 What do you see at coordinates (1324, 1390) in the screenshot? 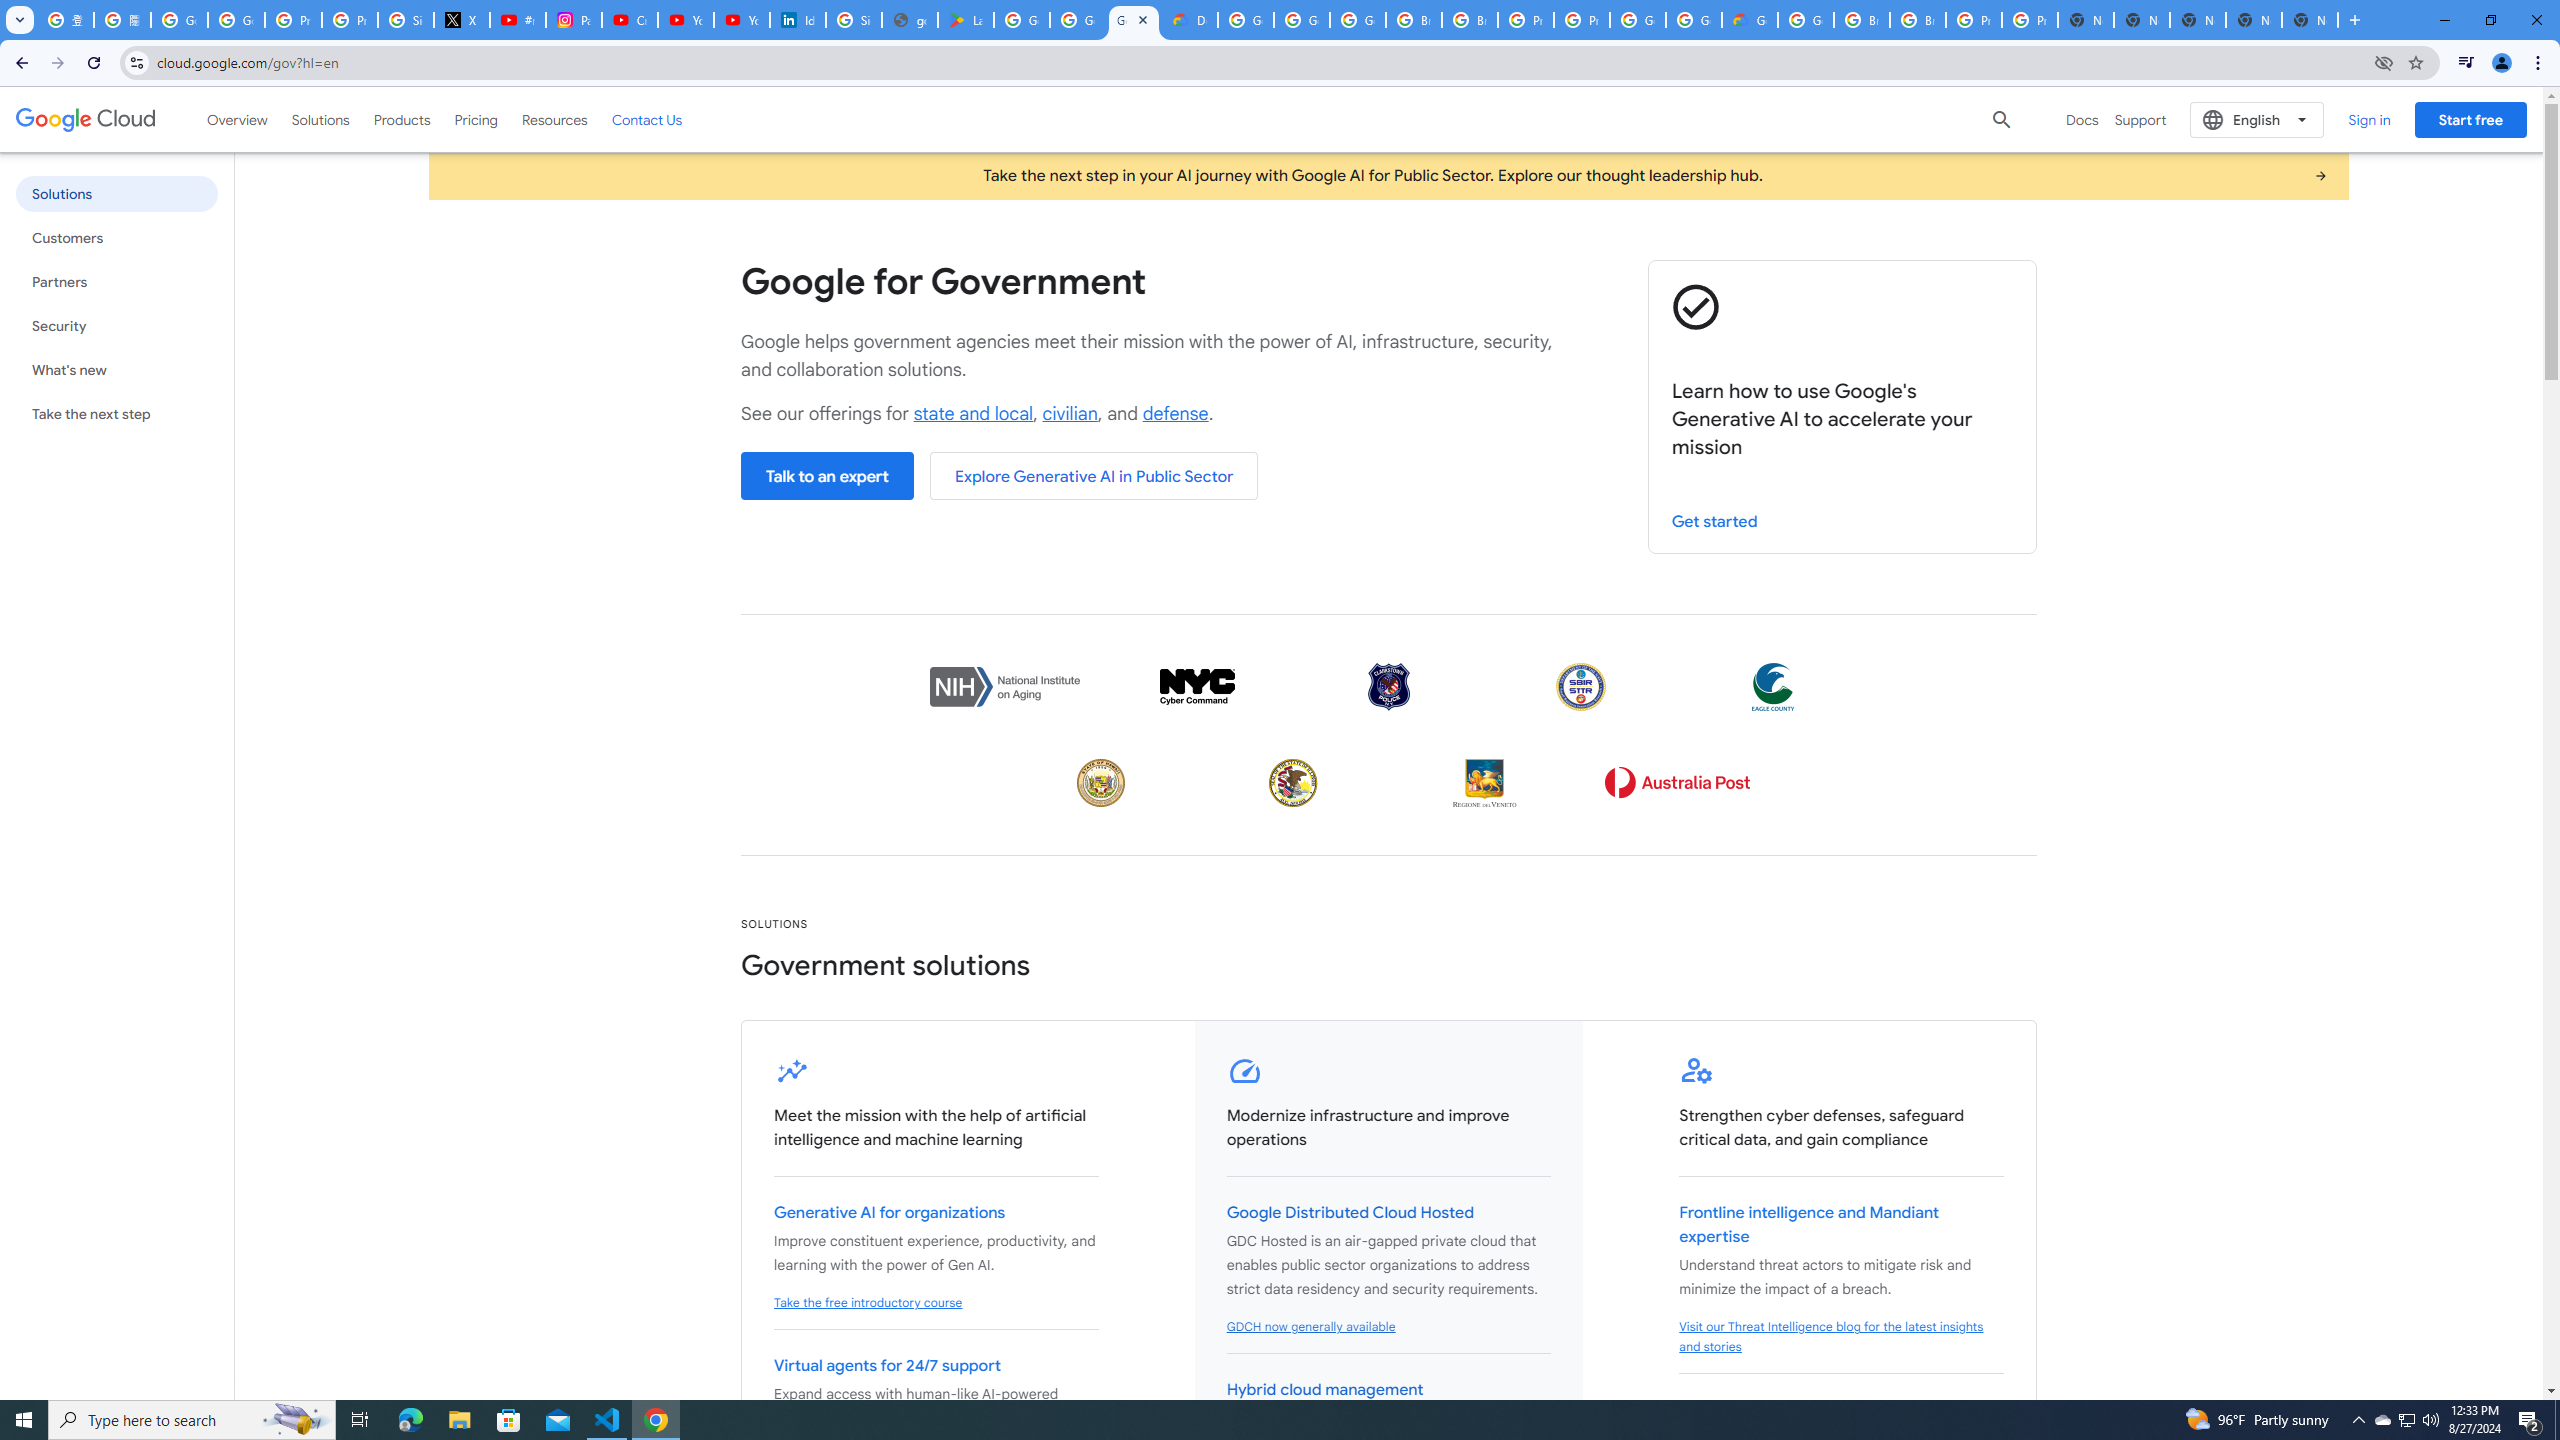
I see `'Hybrid cloud management'` at bounding box center [1324, 1390].